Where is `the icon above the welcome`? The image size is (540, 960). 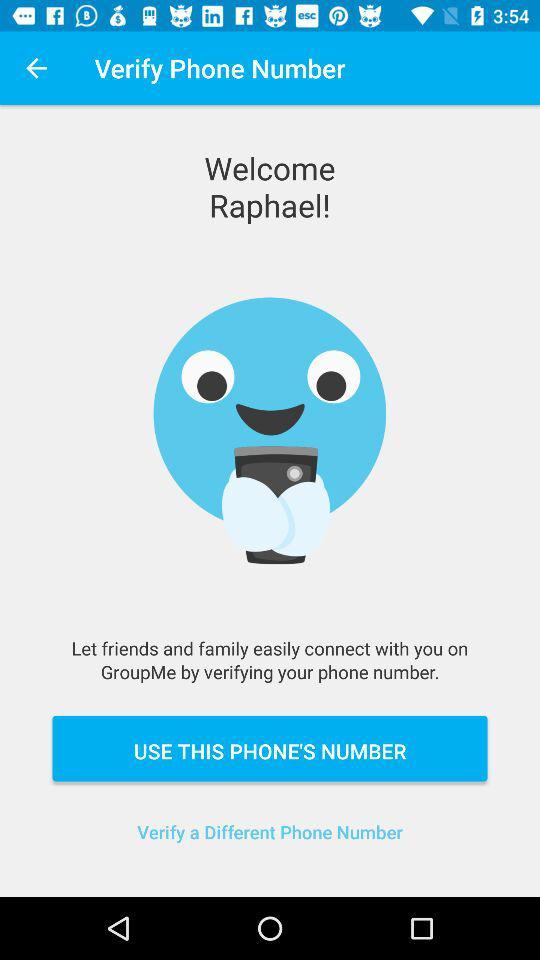 the icon above the welcome is located at coordinates (36, 68).